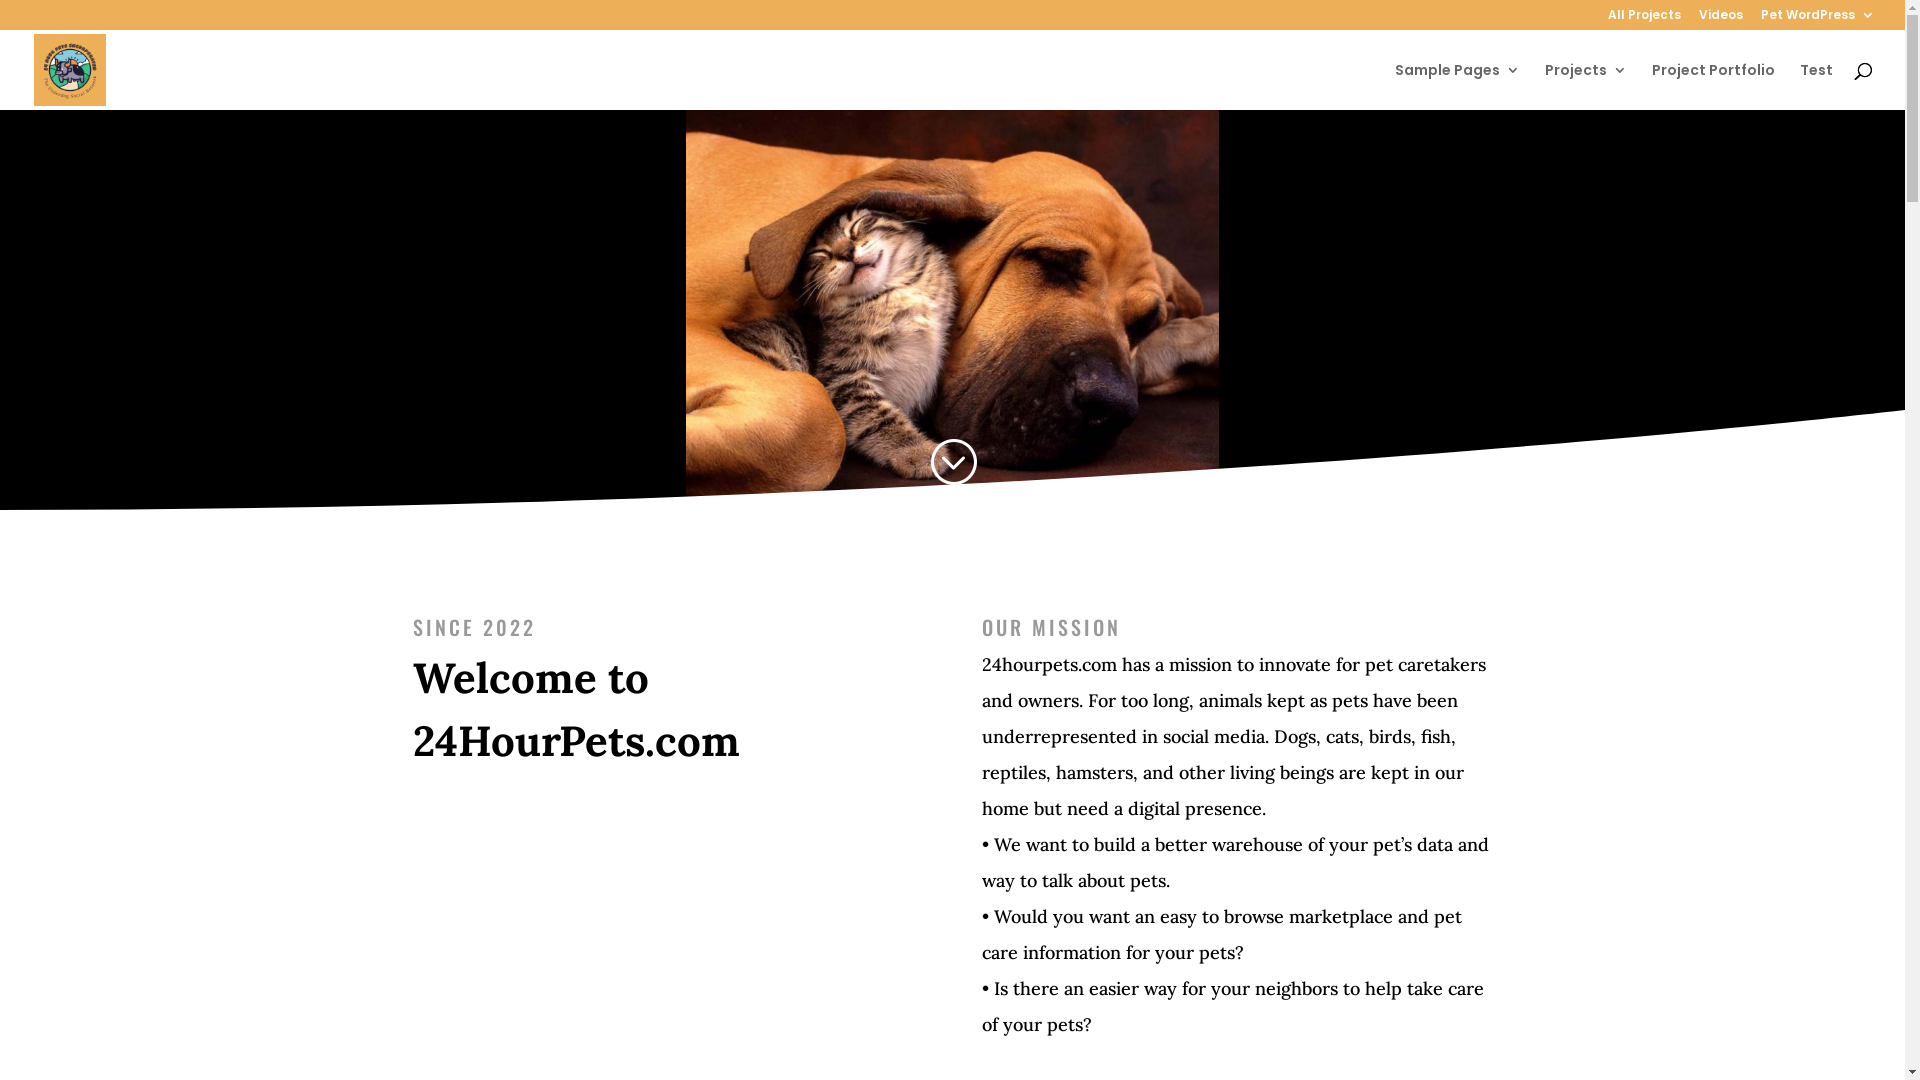 The width and height of the screenshot is (1920, 1080). I want to click on 'Videos', so click(1720, 19).